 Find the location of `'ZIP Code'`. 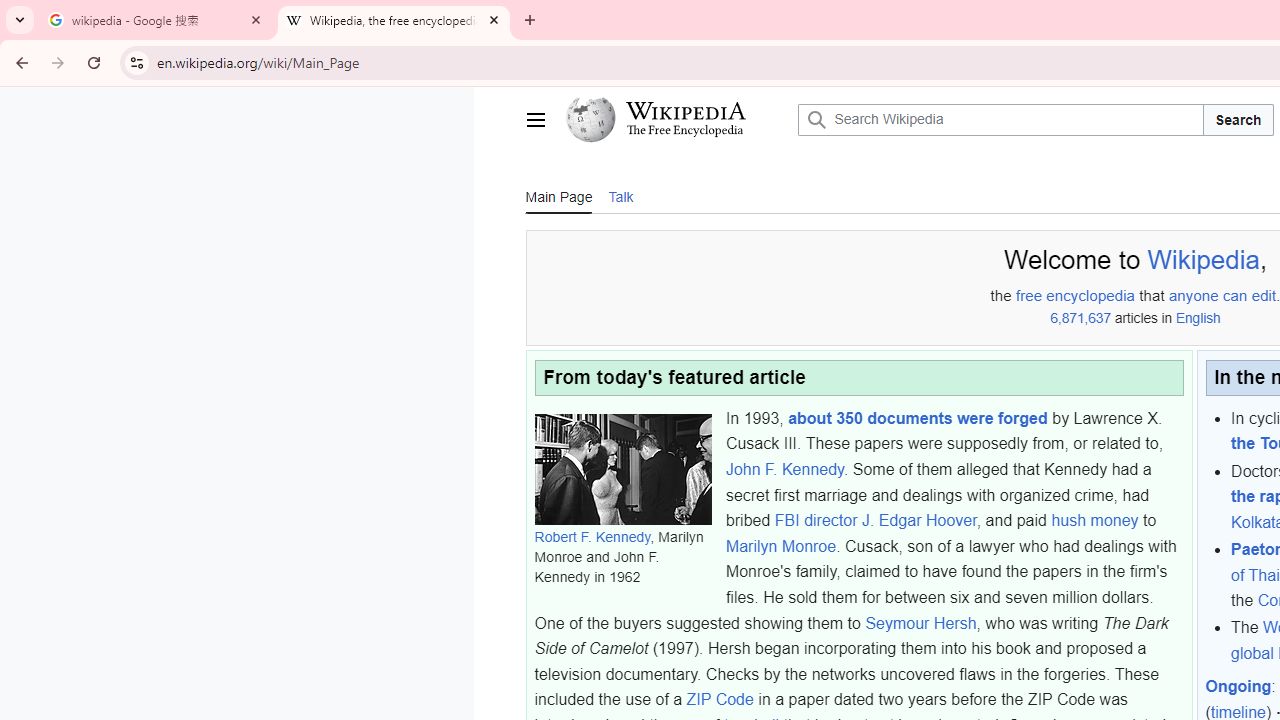

'ZIP Code' is located at coordinates (720, 699).